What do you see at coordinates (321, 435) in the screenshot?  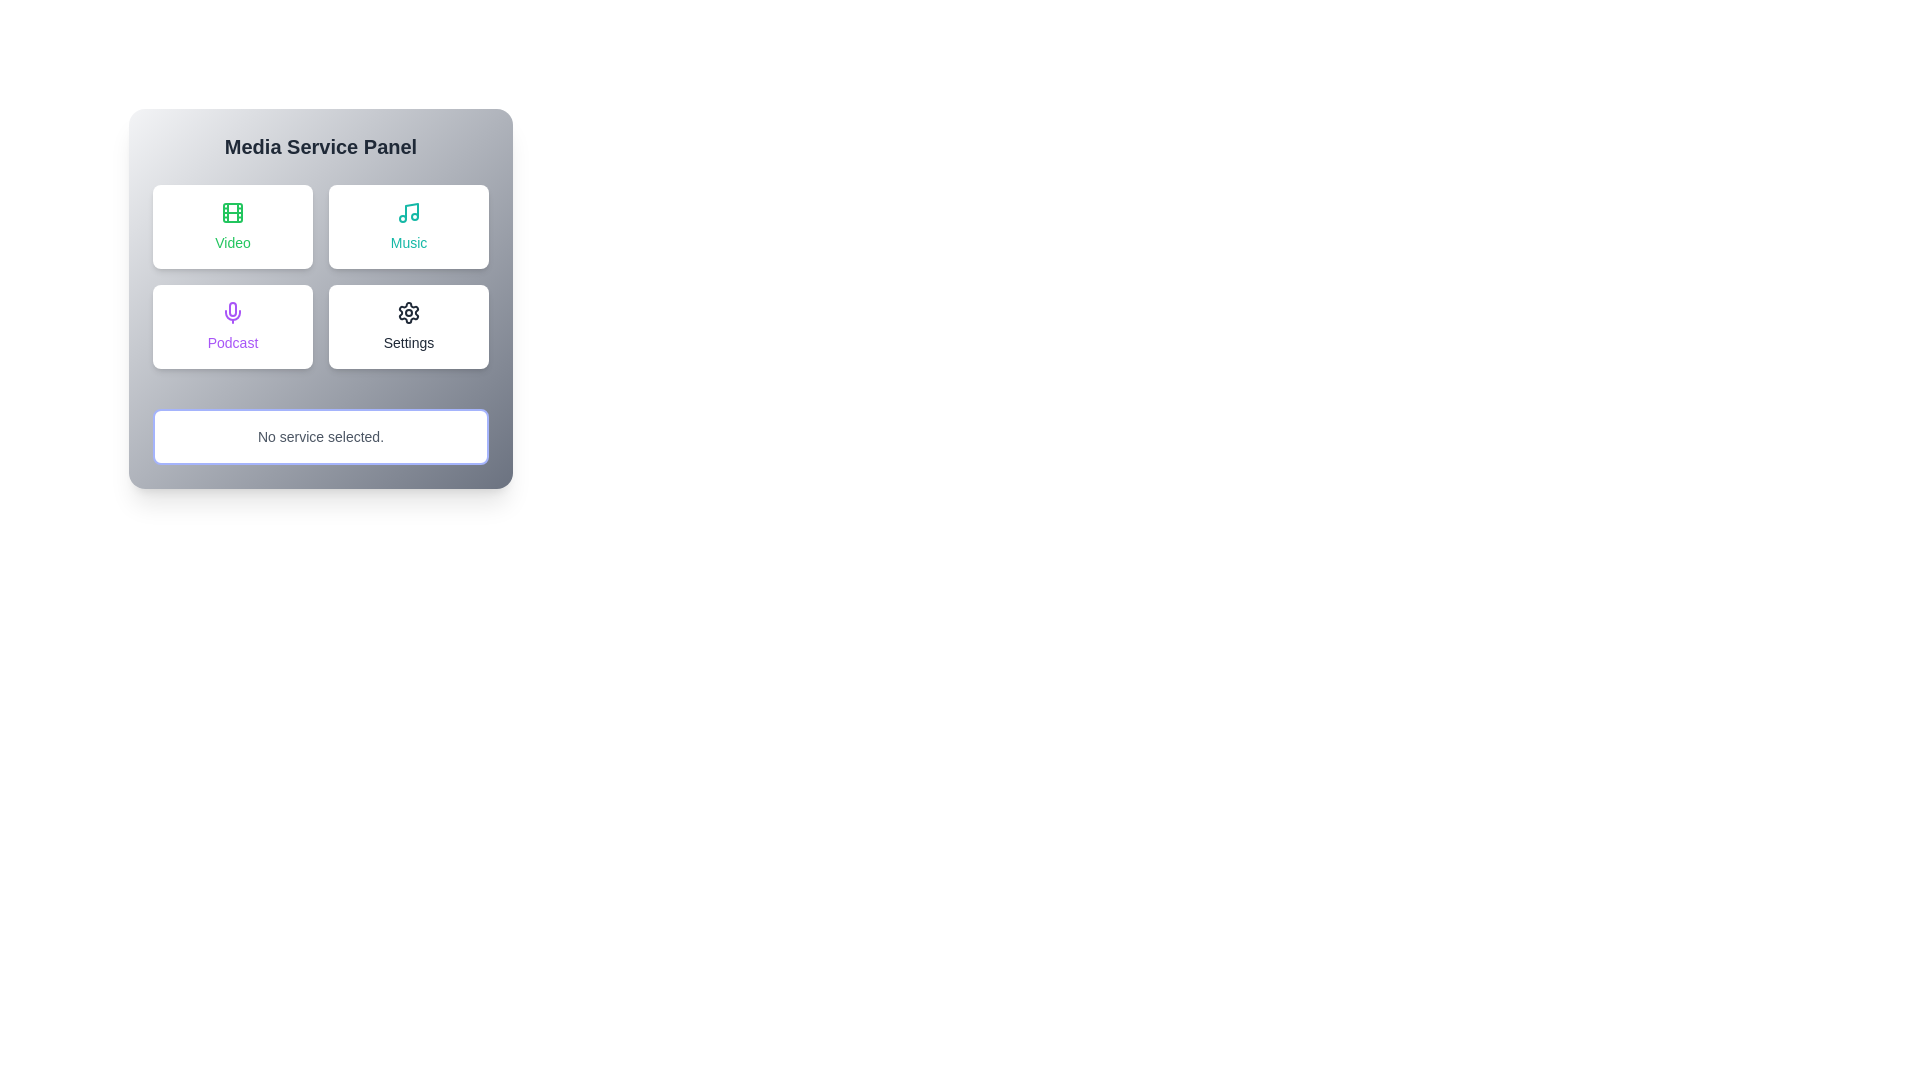 I see `the static text label reading 'No service selected.' located in the center-bottom section of the 'Media Service Panel'` at bounding box center [321, 435].